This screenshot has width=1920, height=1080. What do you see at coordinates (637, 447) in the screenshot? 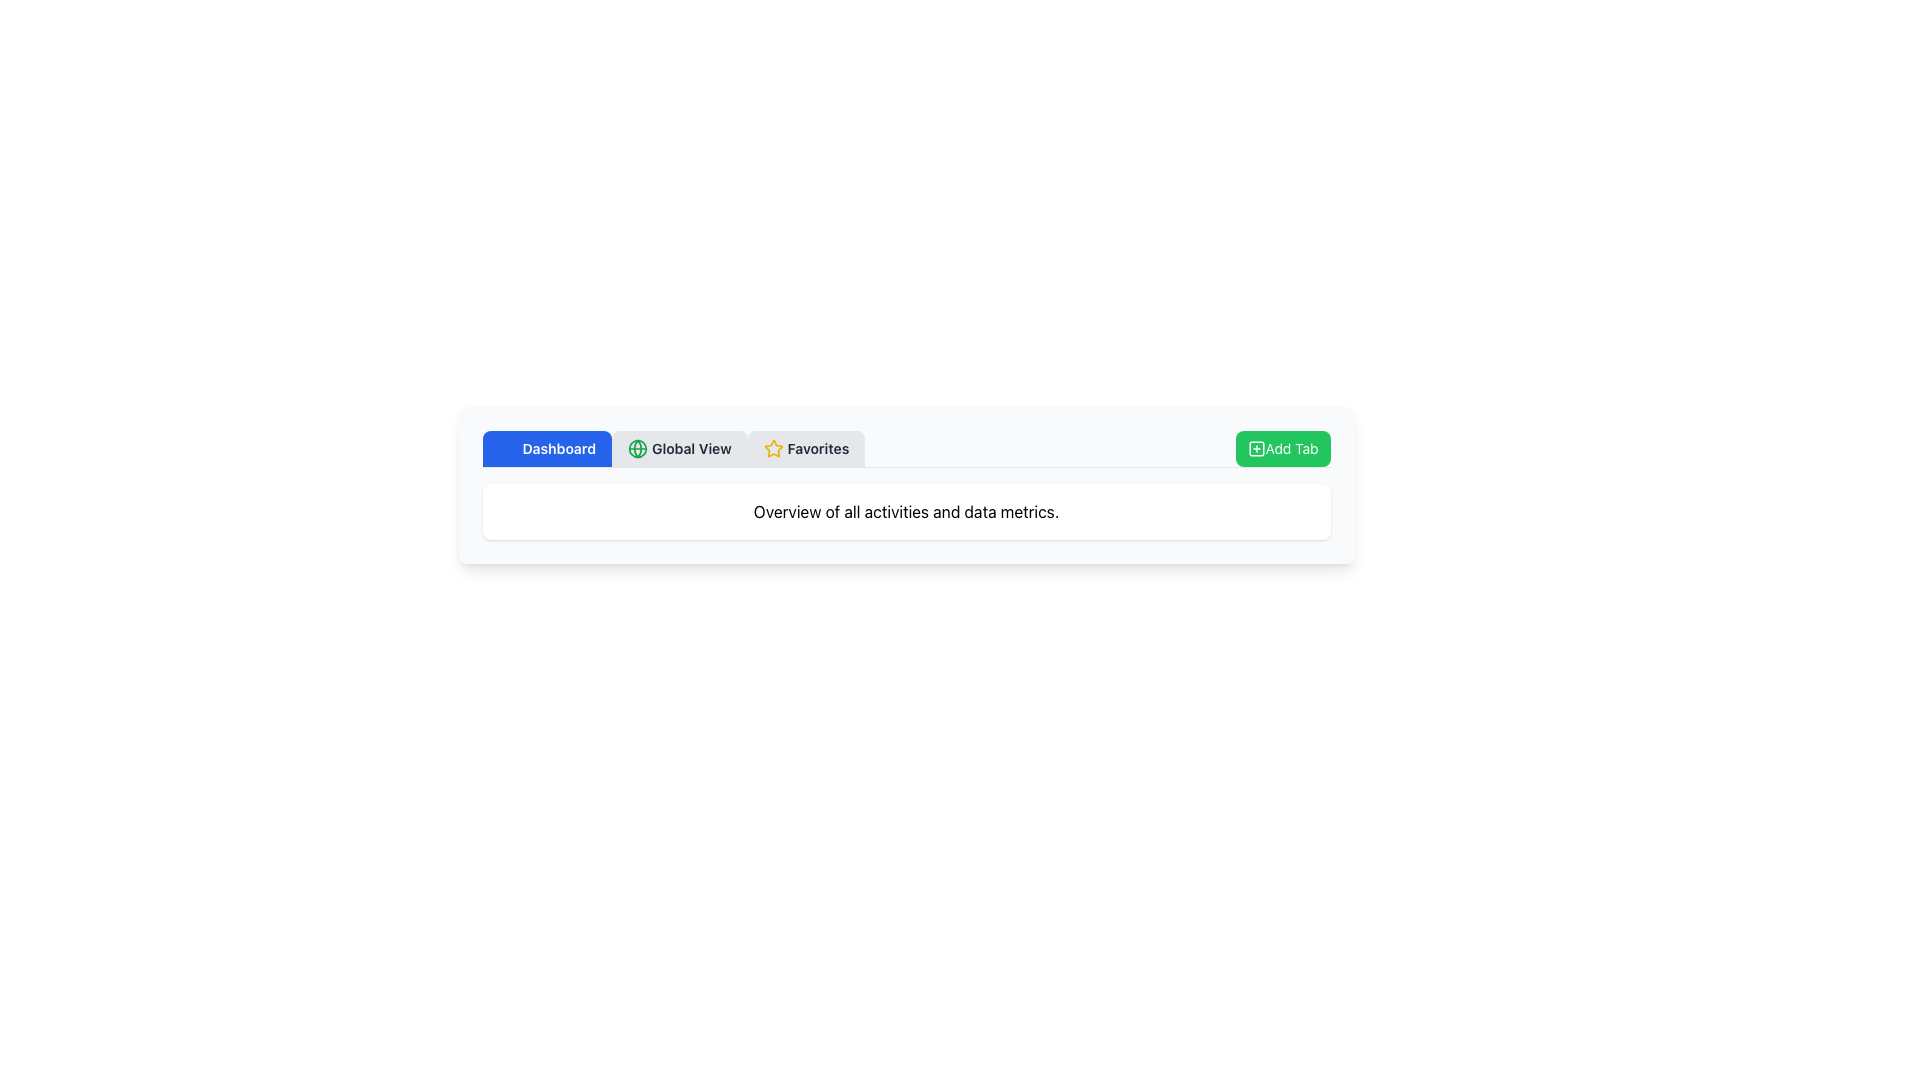
I see `the Circle SVG element that represents the 'Global View' icon in the navigation menu, located between the 'Dashboard' and 'Favorites' tabs` at bounding box center [637, 447].